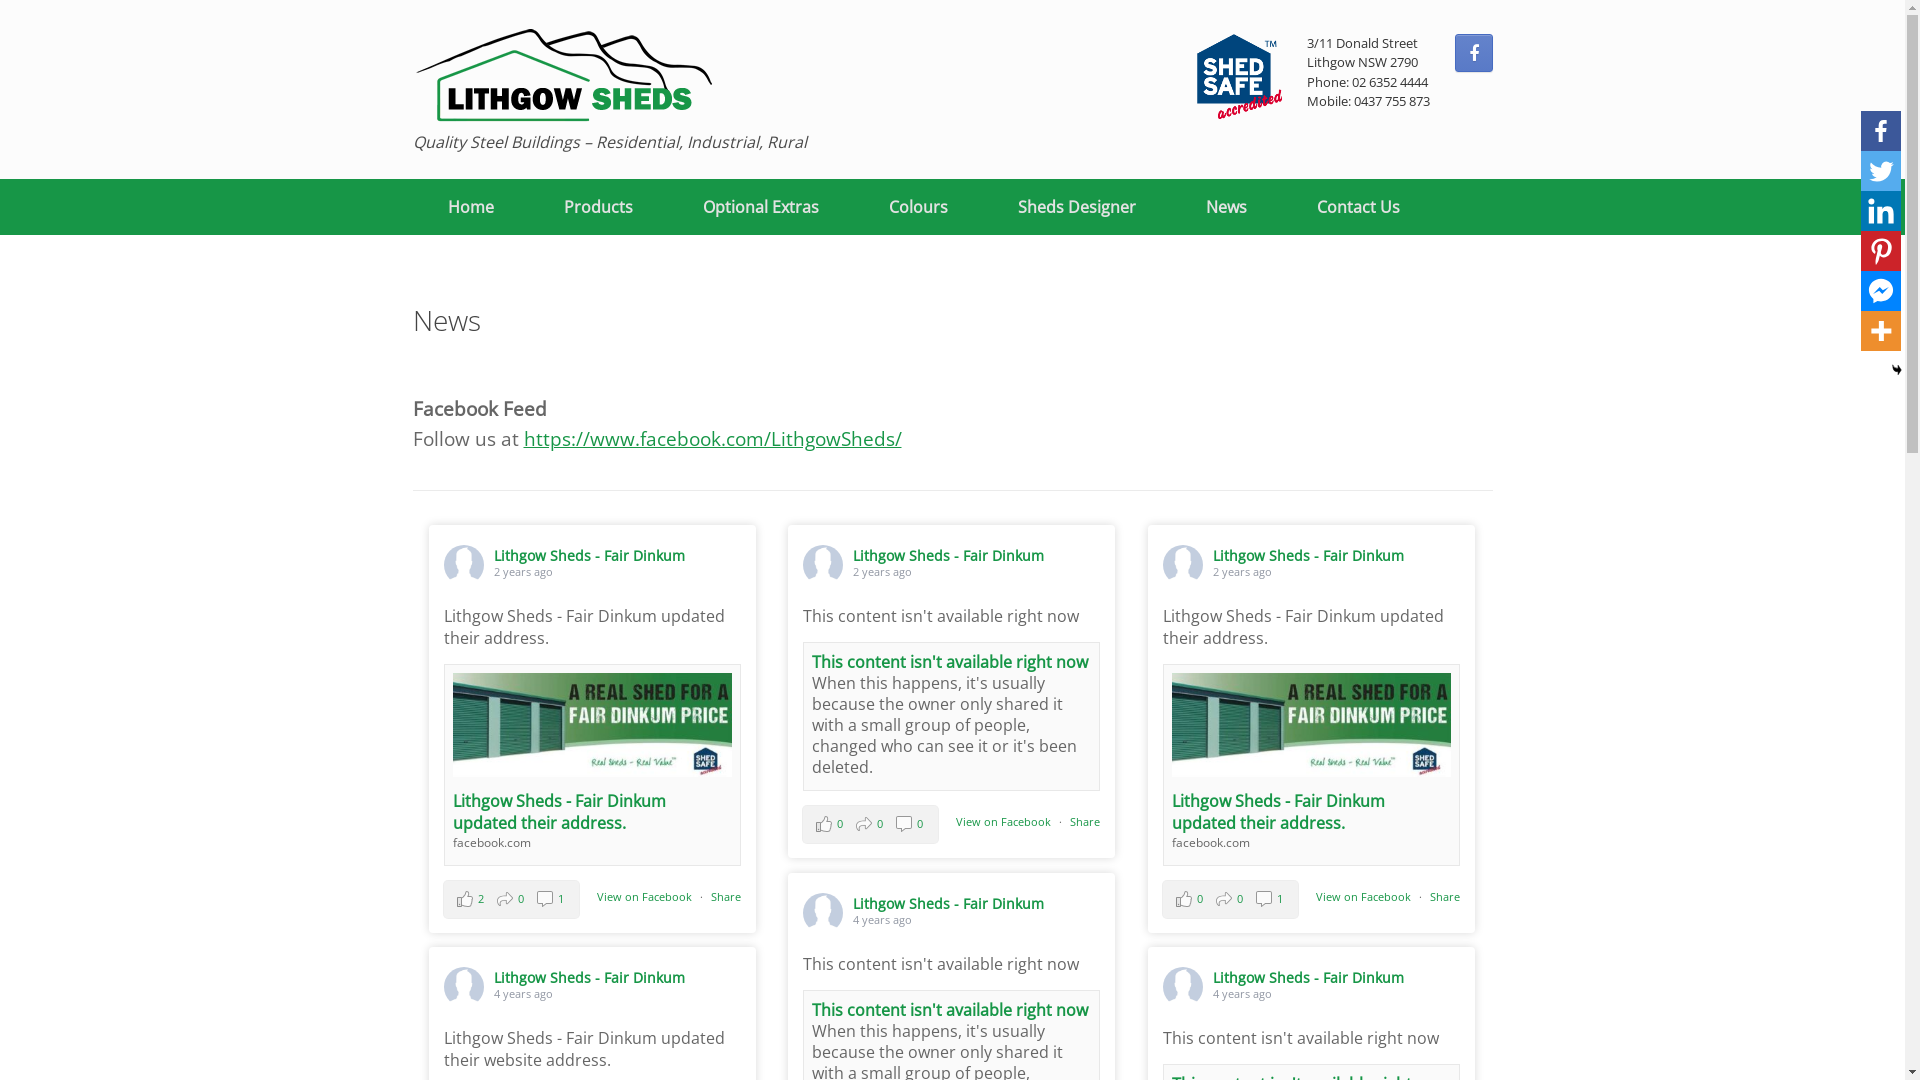  What do you see at coordinates (713, 437) in the screenshot?
I see `'https://www.facebook.com/LithgowSheds/'` at bounding box center [713, 437].